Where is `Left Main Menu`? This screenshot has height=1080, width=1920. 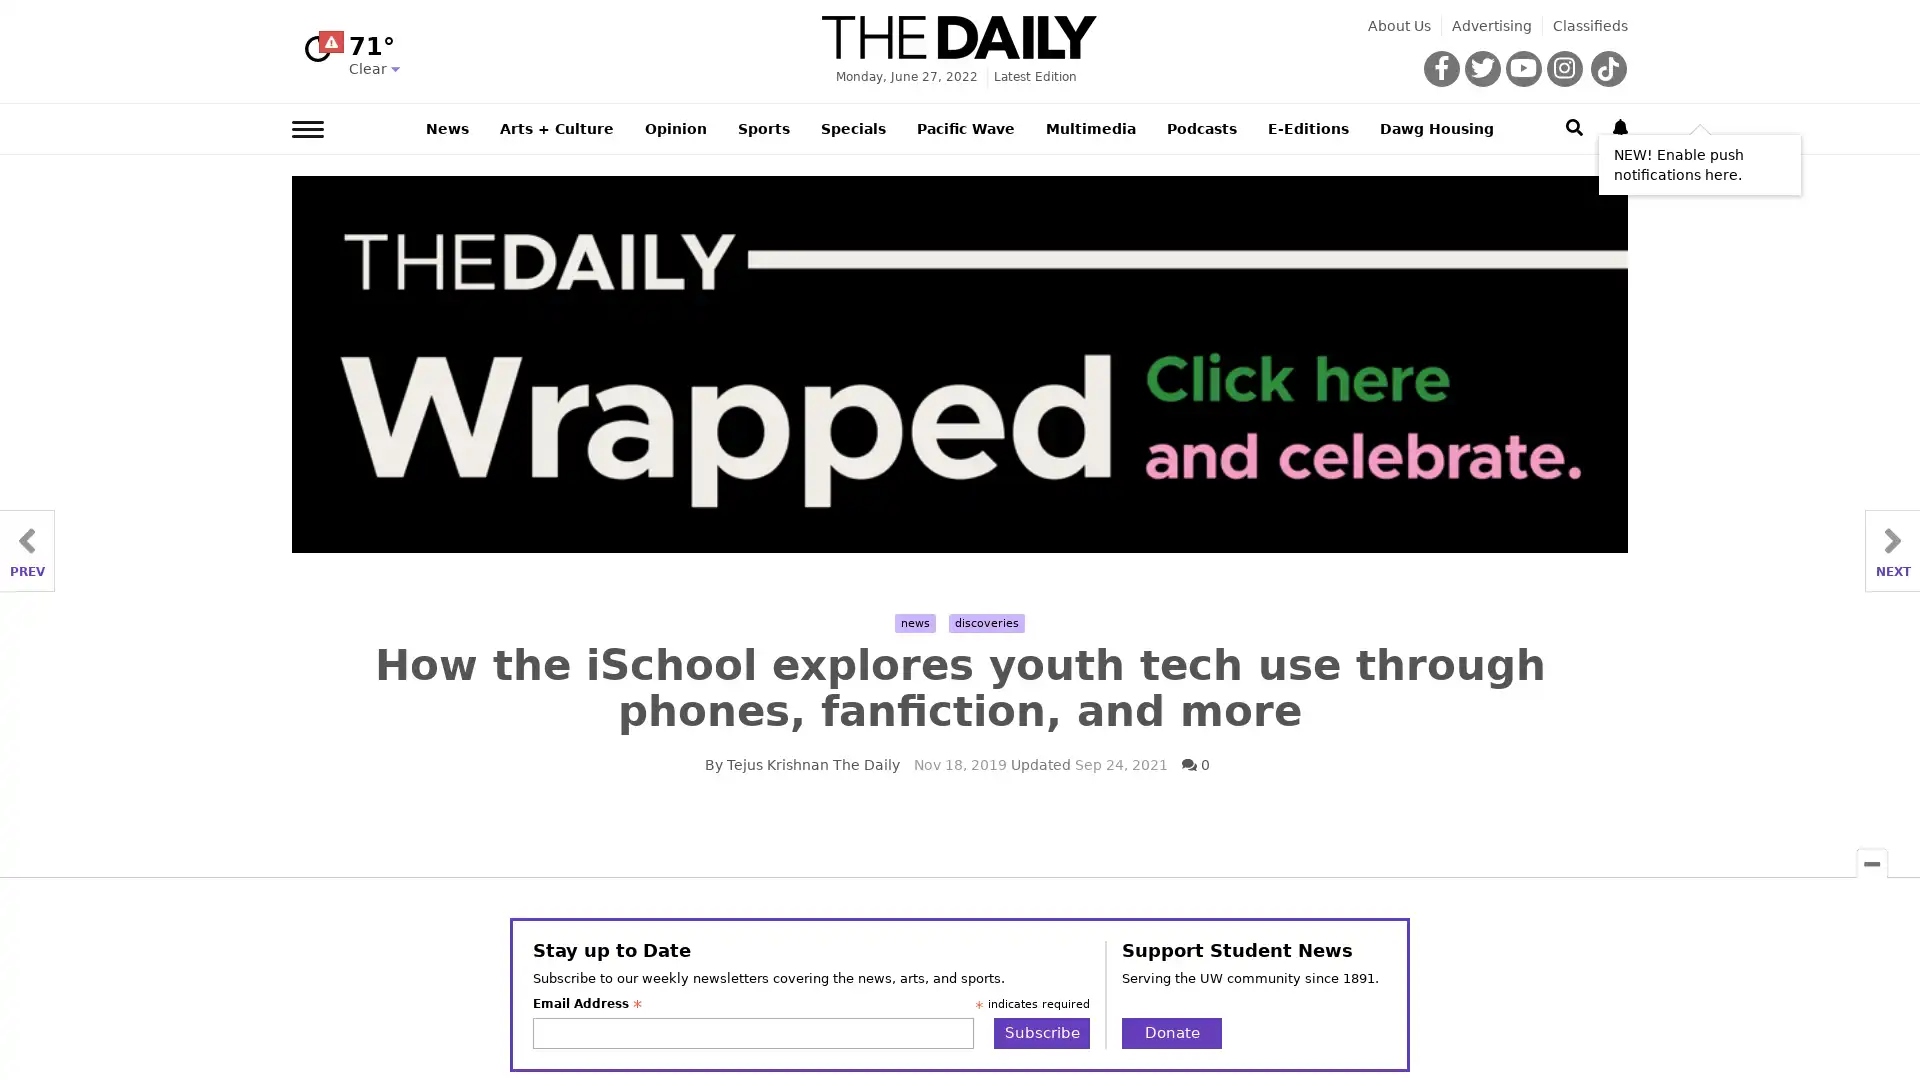 Left Main Menu is located at coordinates (306, 128).